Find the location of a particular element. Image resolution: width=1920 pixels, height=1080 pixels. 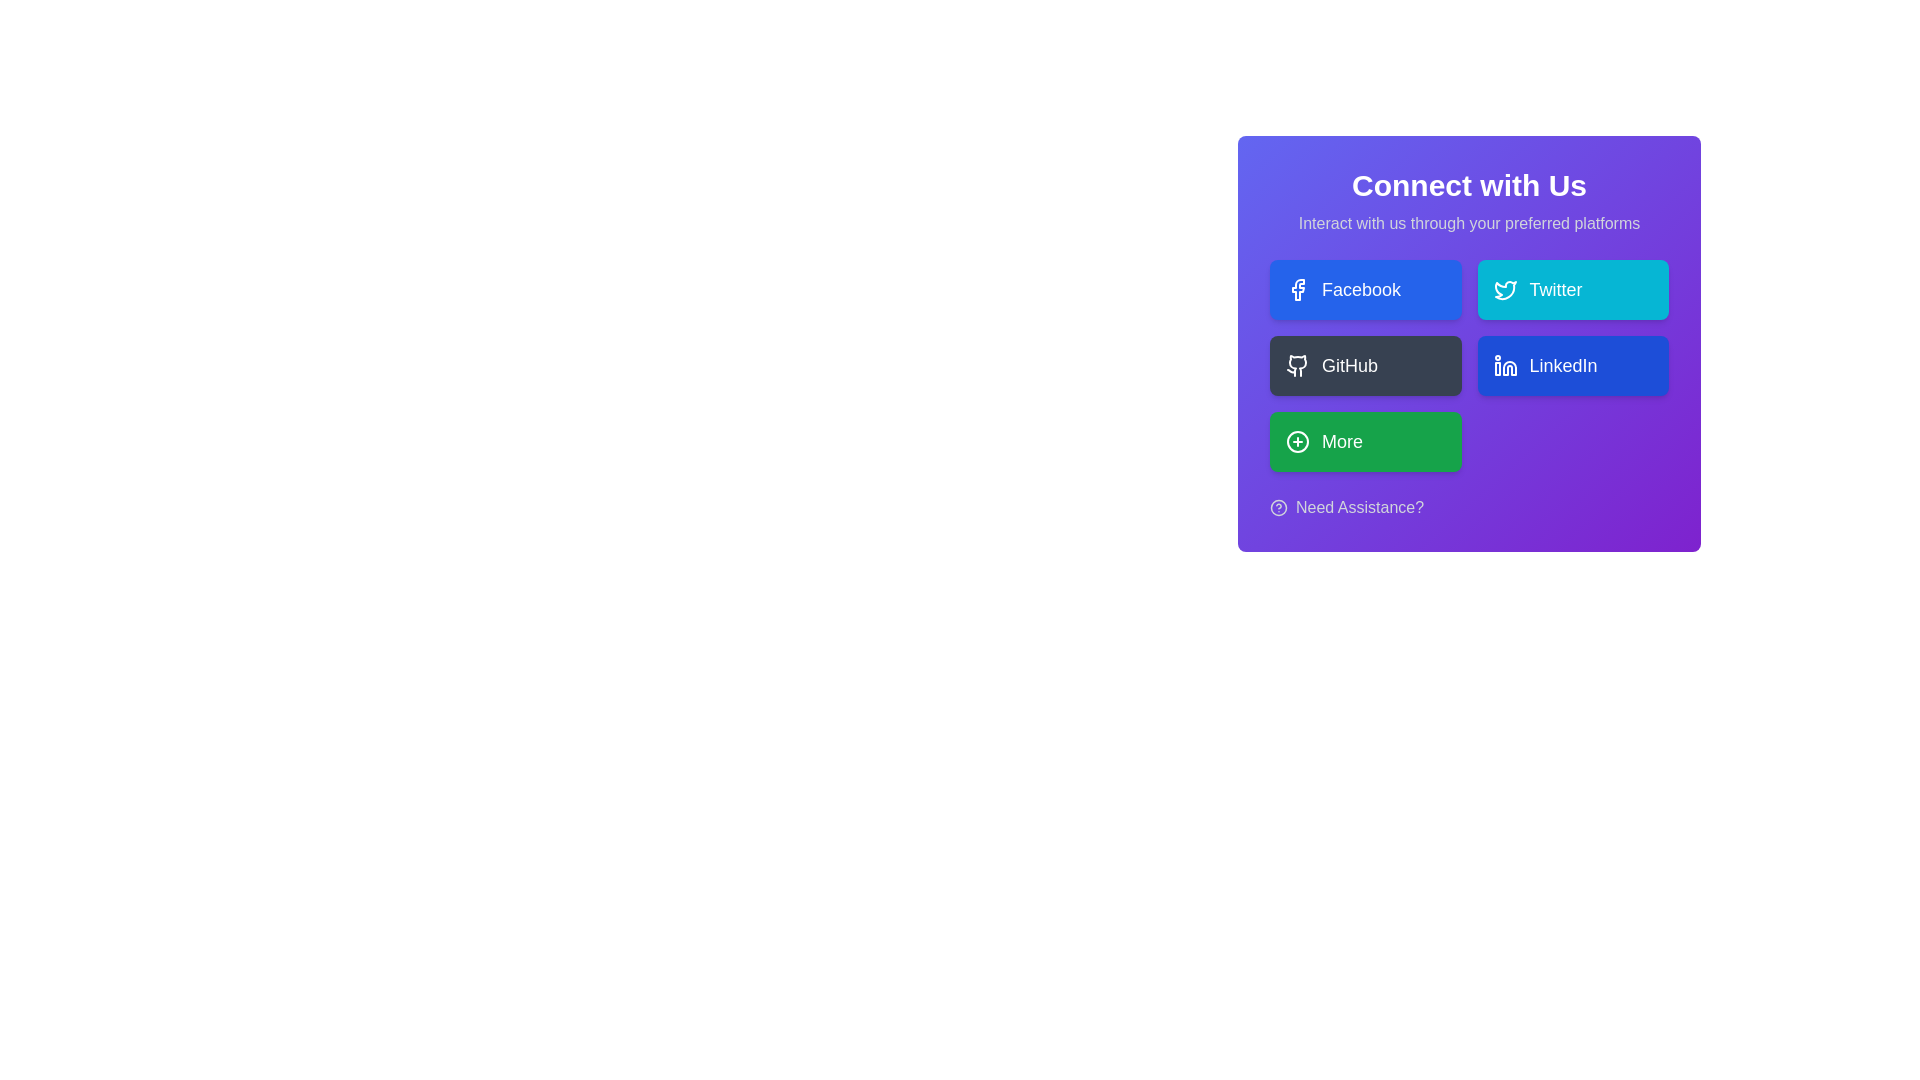

the 'Twitter' button which contains the 'Twitter' text label on a cyan background, located in the 'Connect with Us' panel is located at coordinates (1554, 289).